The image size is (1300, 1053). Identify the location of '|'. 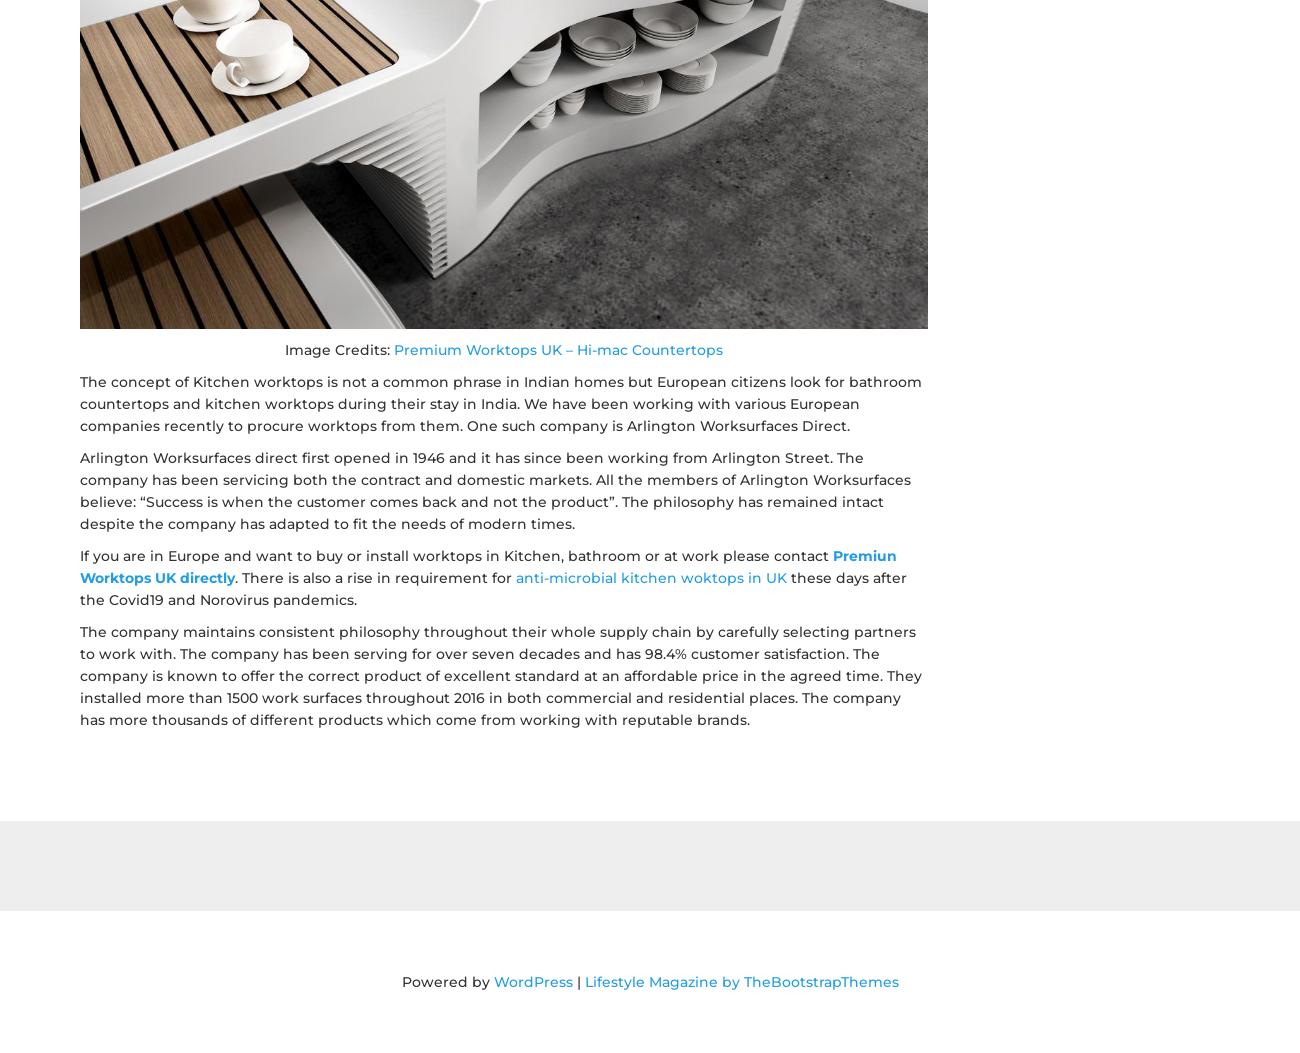
(571, 980).